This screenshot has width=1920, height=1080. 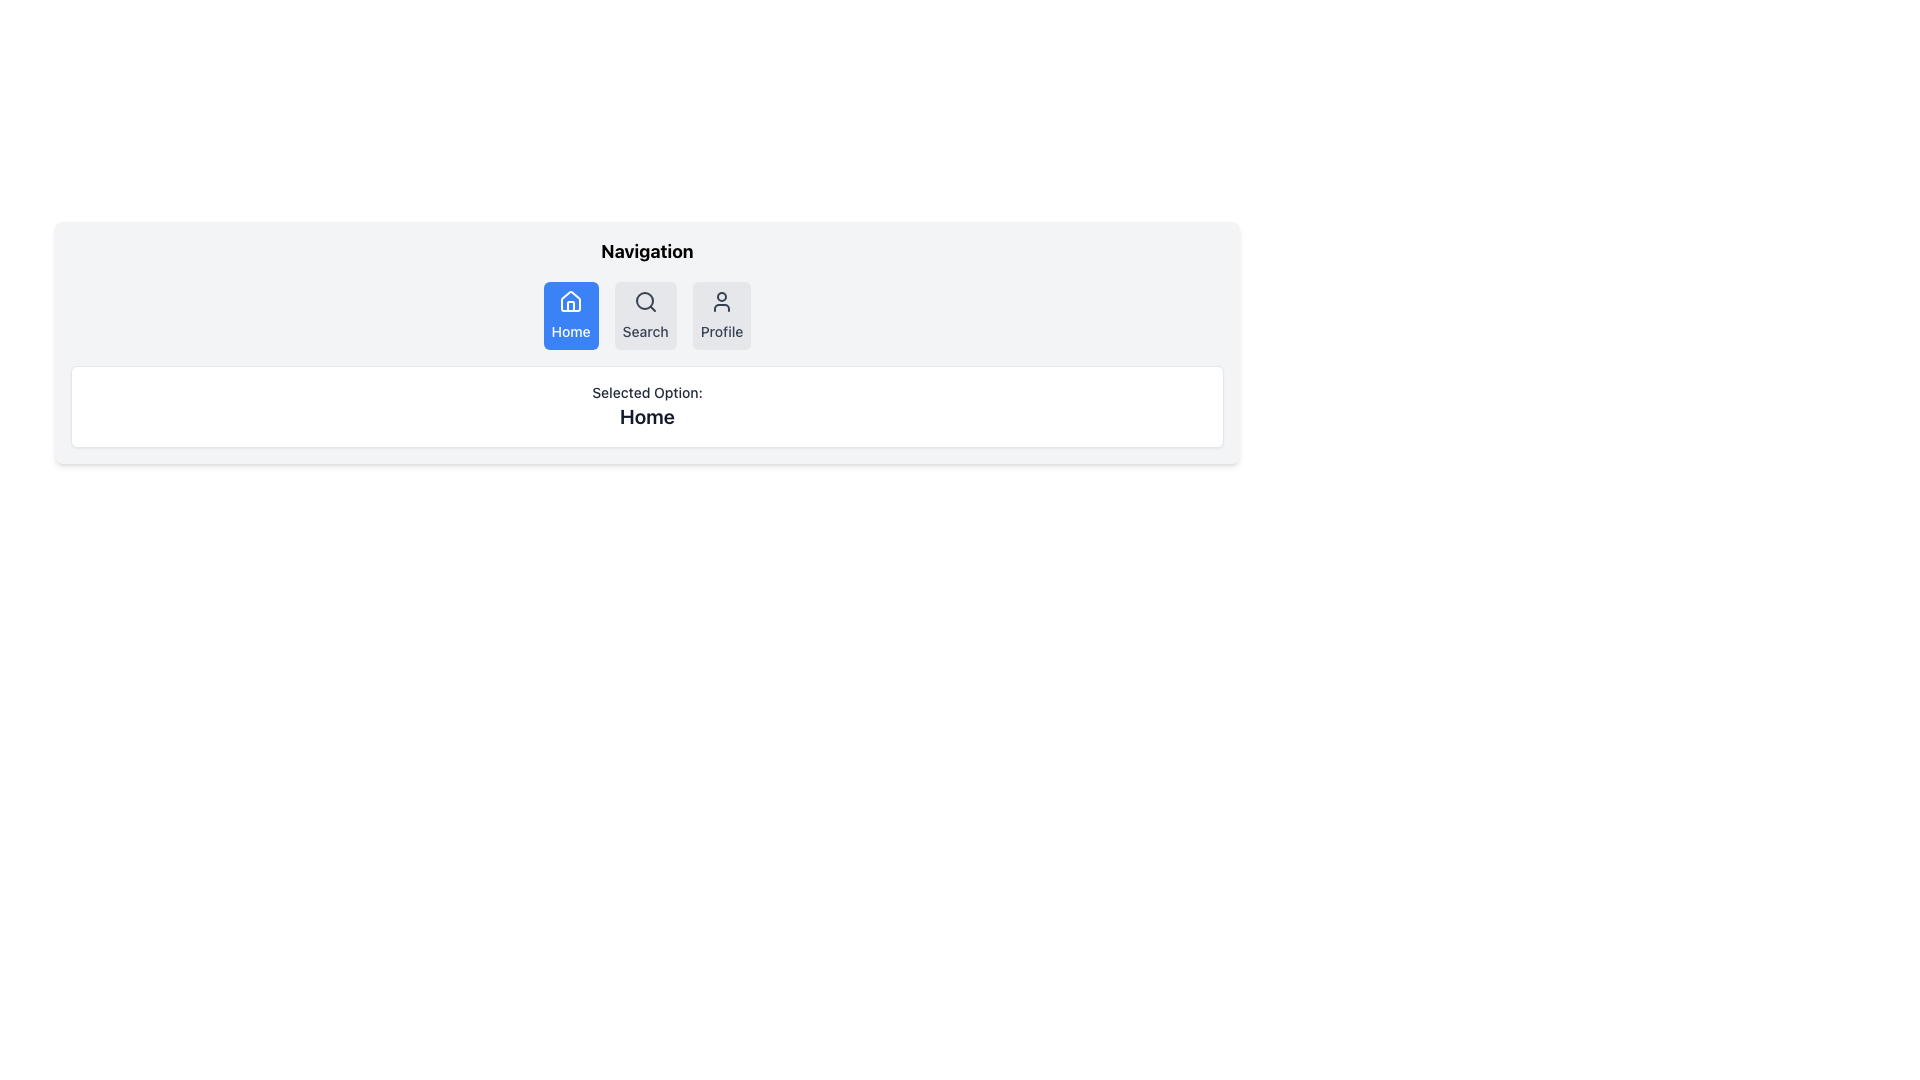 What do you see at coordinates (721, 301) in the screenshot?
I see `the user profile icon located at the far right of the horizontal navigation bar` at bounding box center [721, 301].